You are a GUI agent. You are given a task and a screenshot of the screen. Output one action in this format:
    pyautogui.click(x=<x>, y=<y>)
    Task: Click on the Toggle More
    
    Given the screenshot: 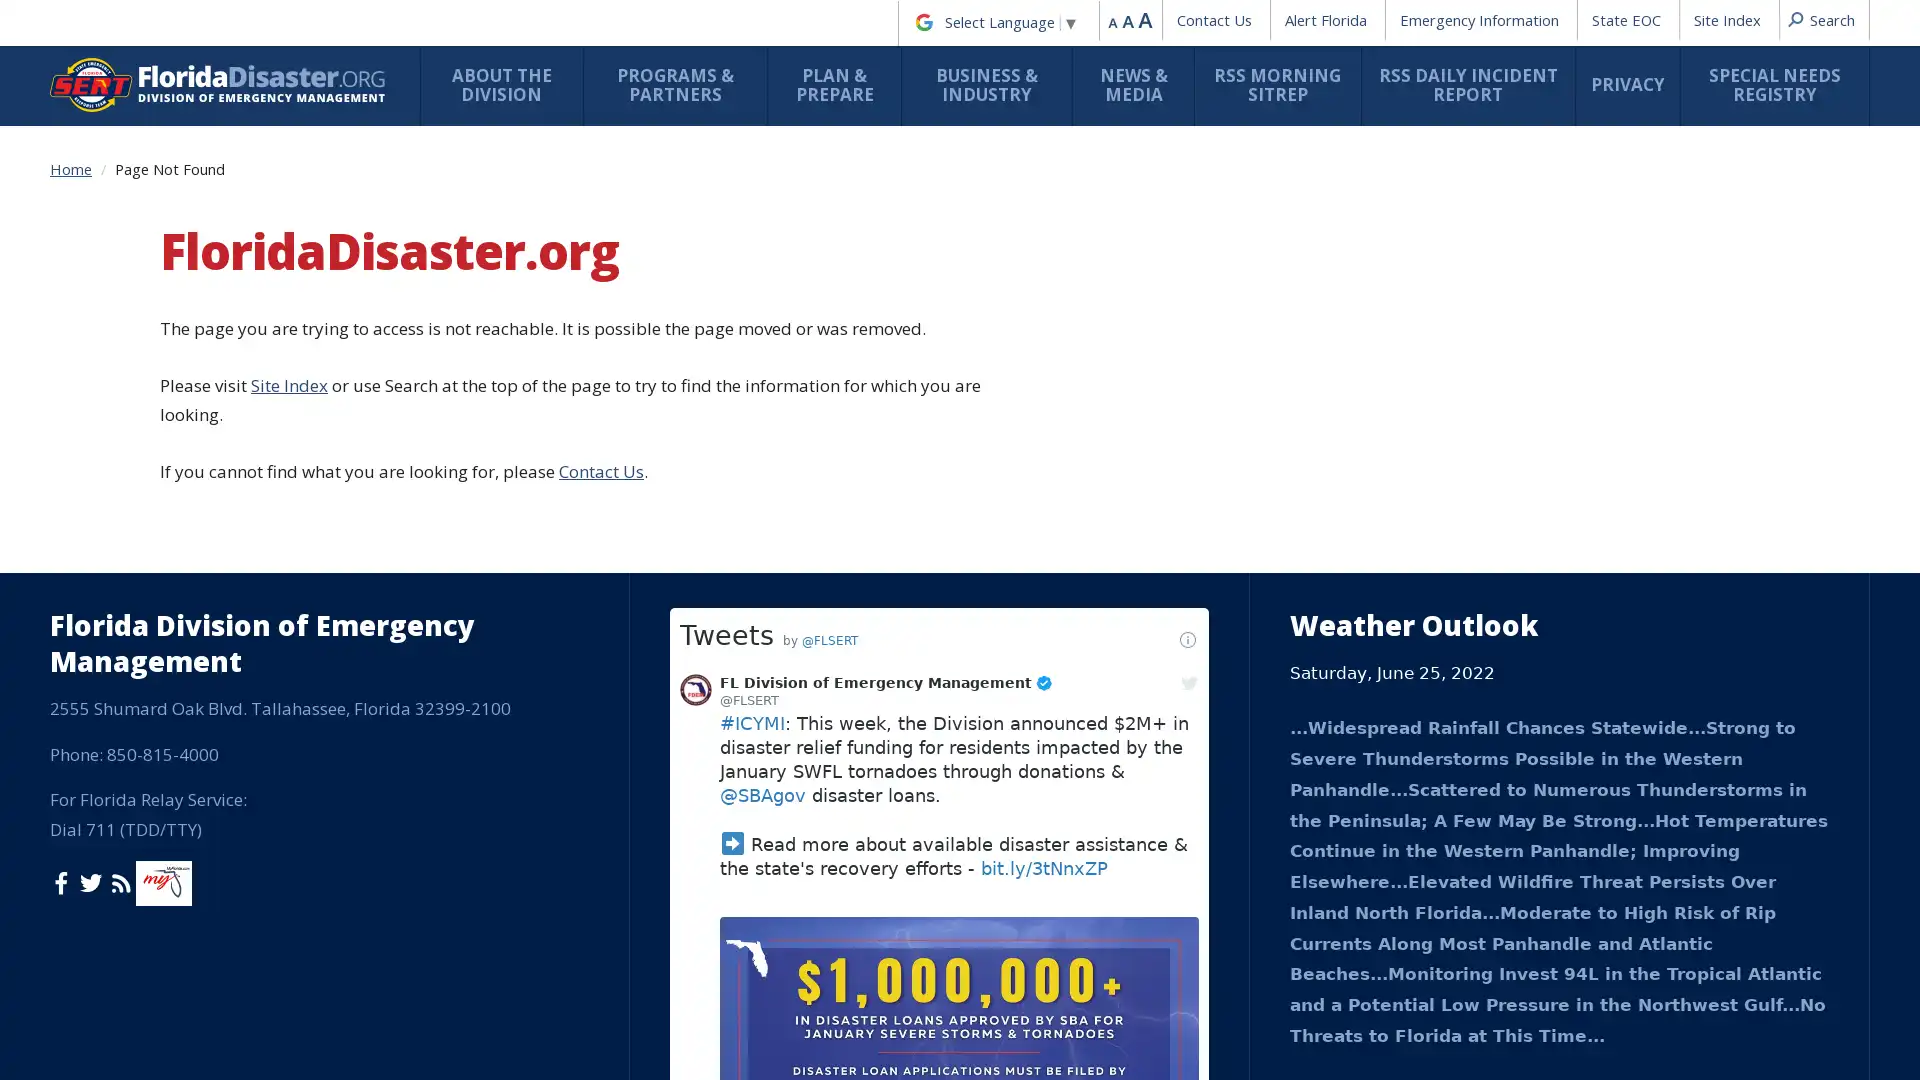 What is the action you would take?
    pyautogui.click(x=801, y=266)
    